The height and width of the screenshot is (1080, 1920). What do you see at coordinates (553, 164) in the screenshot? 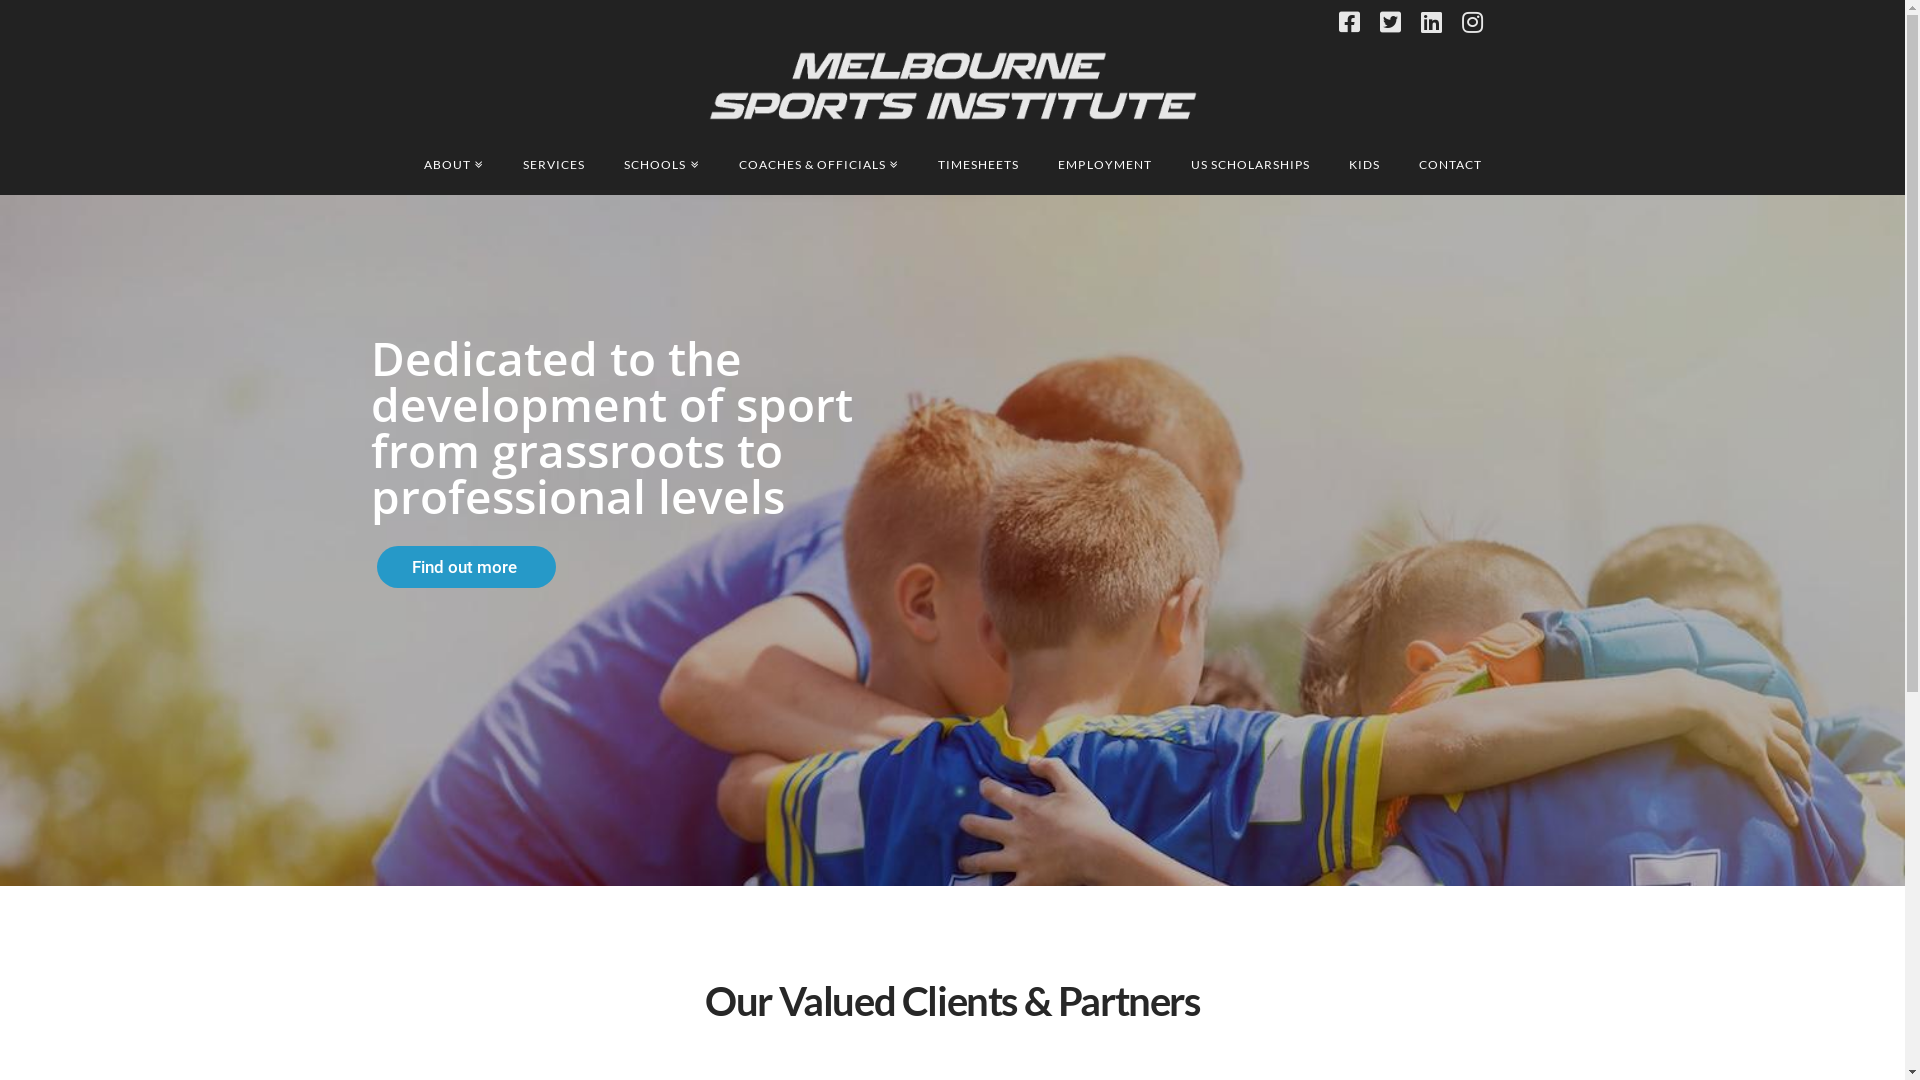
I see `'SERVICES'` at bounding box center [553, 164].